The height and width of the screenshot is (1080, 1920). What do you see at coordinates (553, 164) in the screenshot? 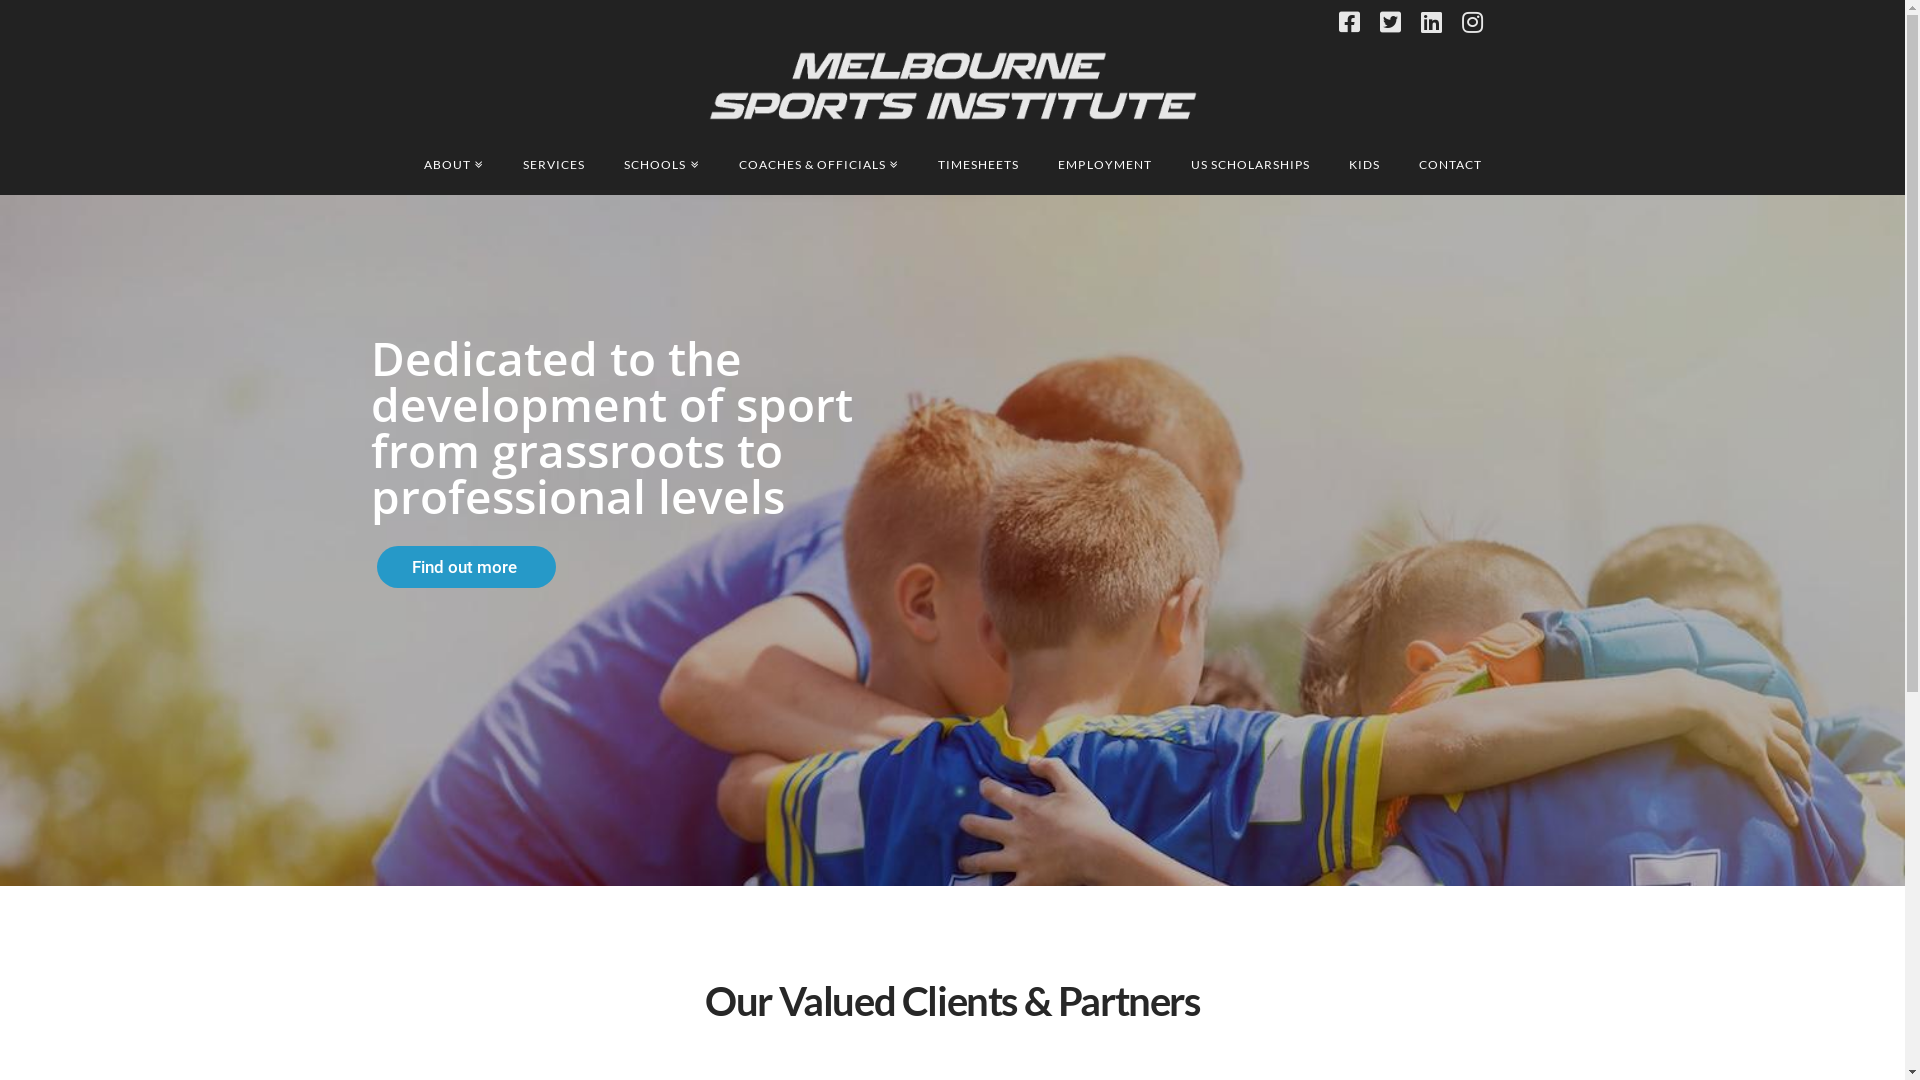
I see `'SERVICES'` at bounding box center [553, 164].